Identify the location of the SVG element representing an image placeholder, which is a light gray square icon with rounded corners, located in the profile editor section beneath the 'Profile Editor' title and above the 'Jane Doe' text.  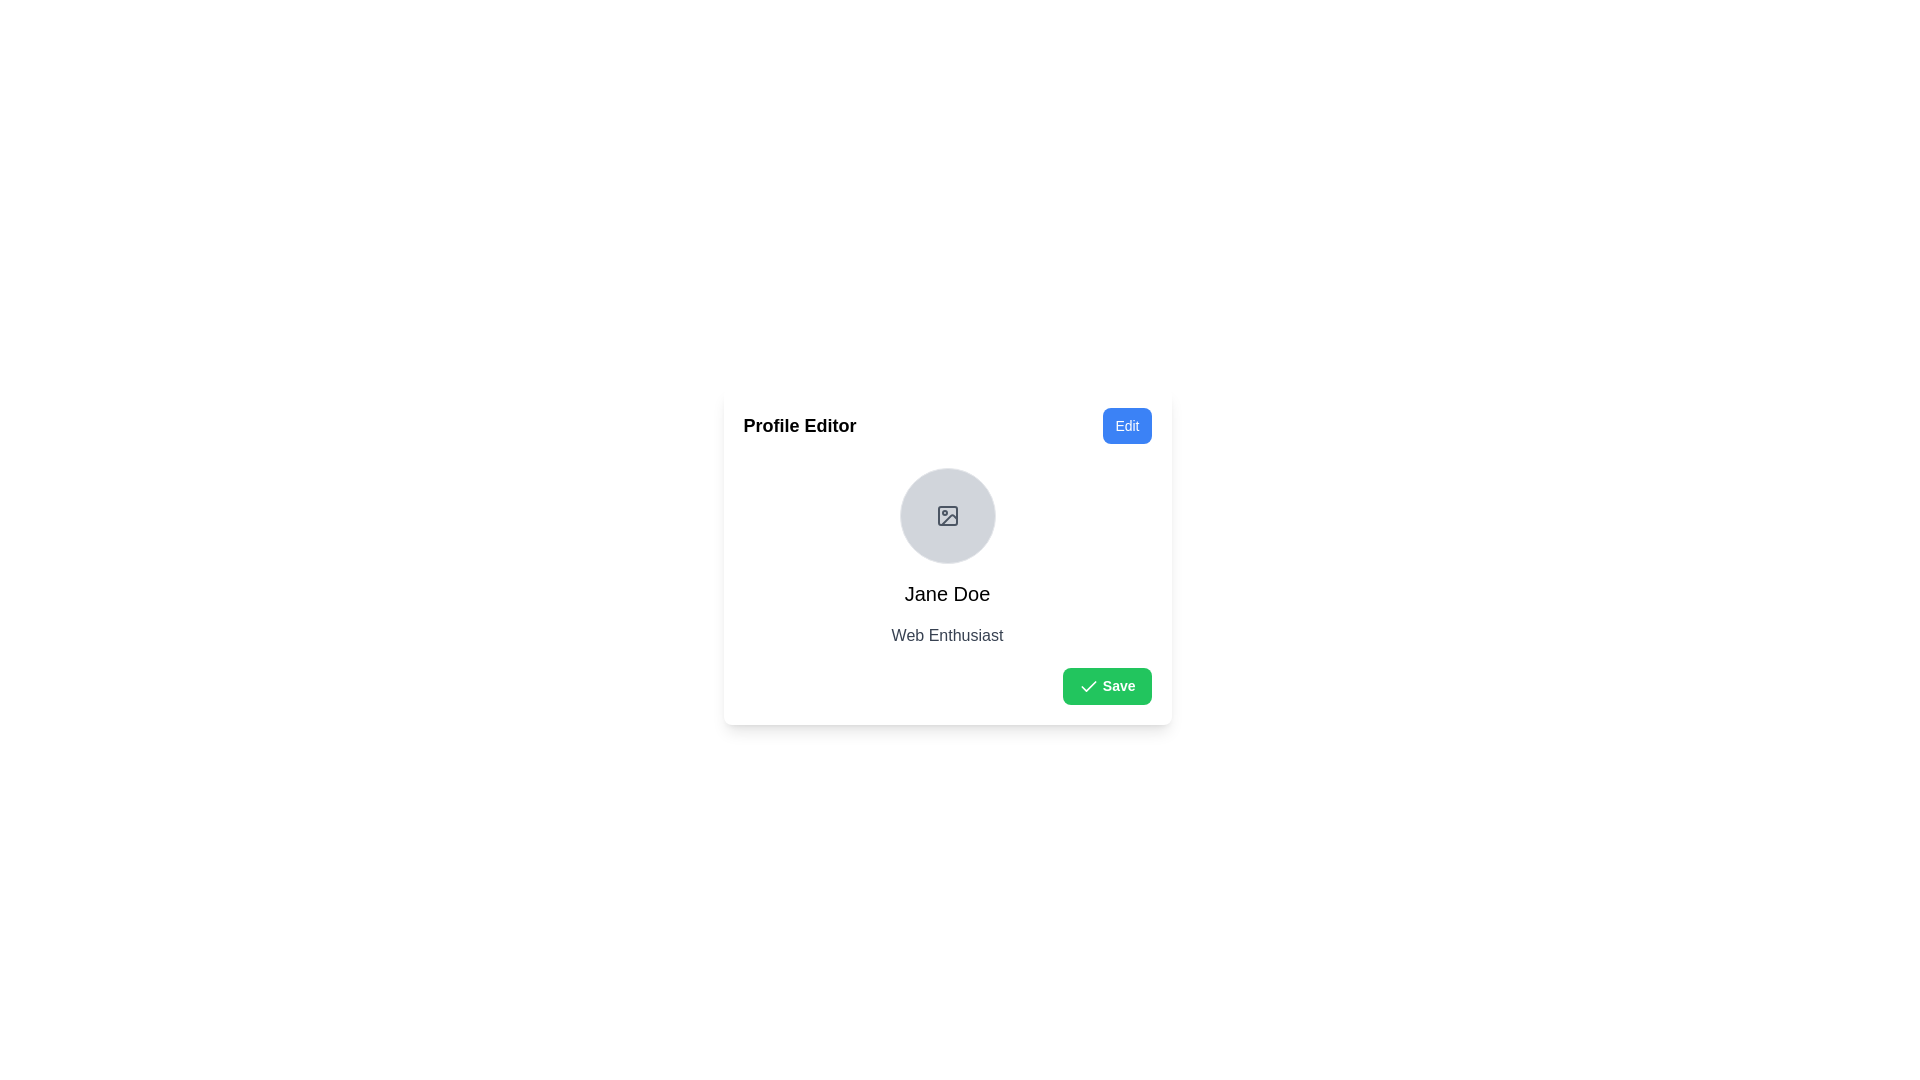
(946, 515).